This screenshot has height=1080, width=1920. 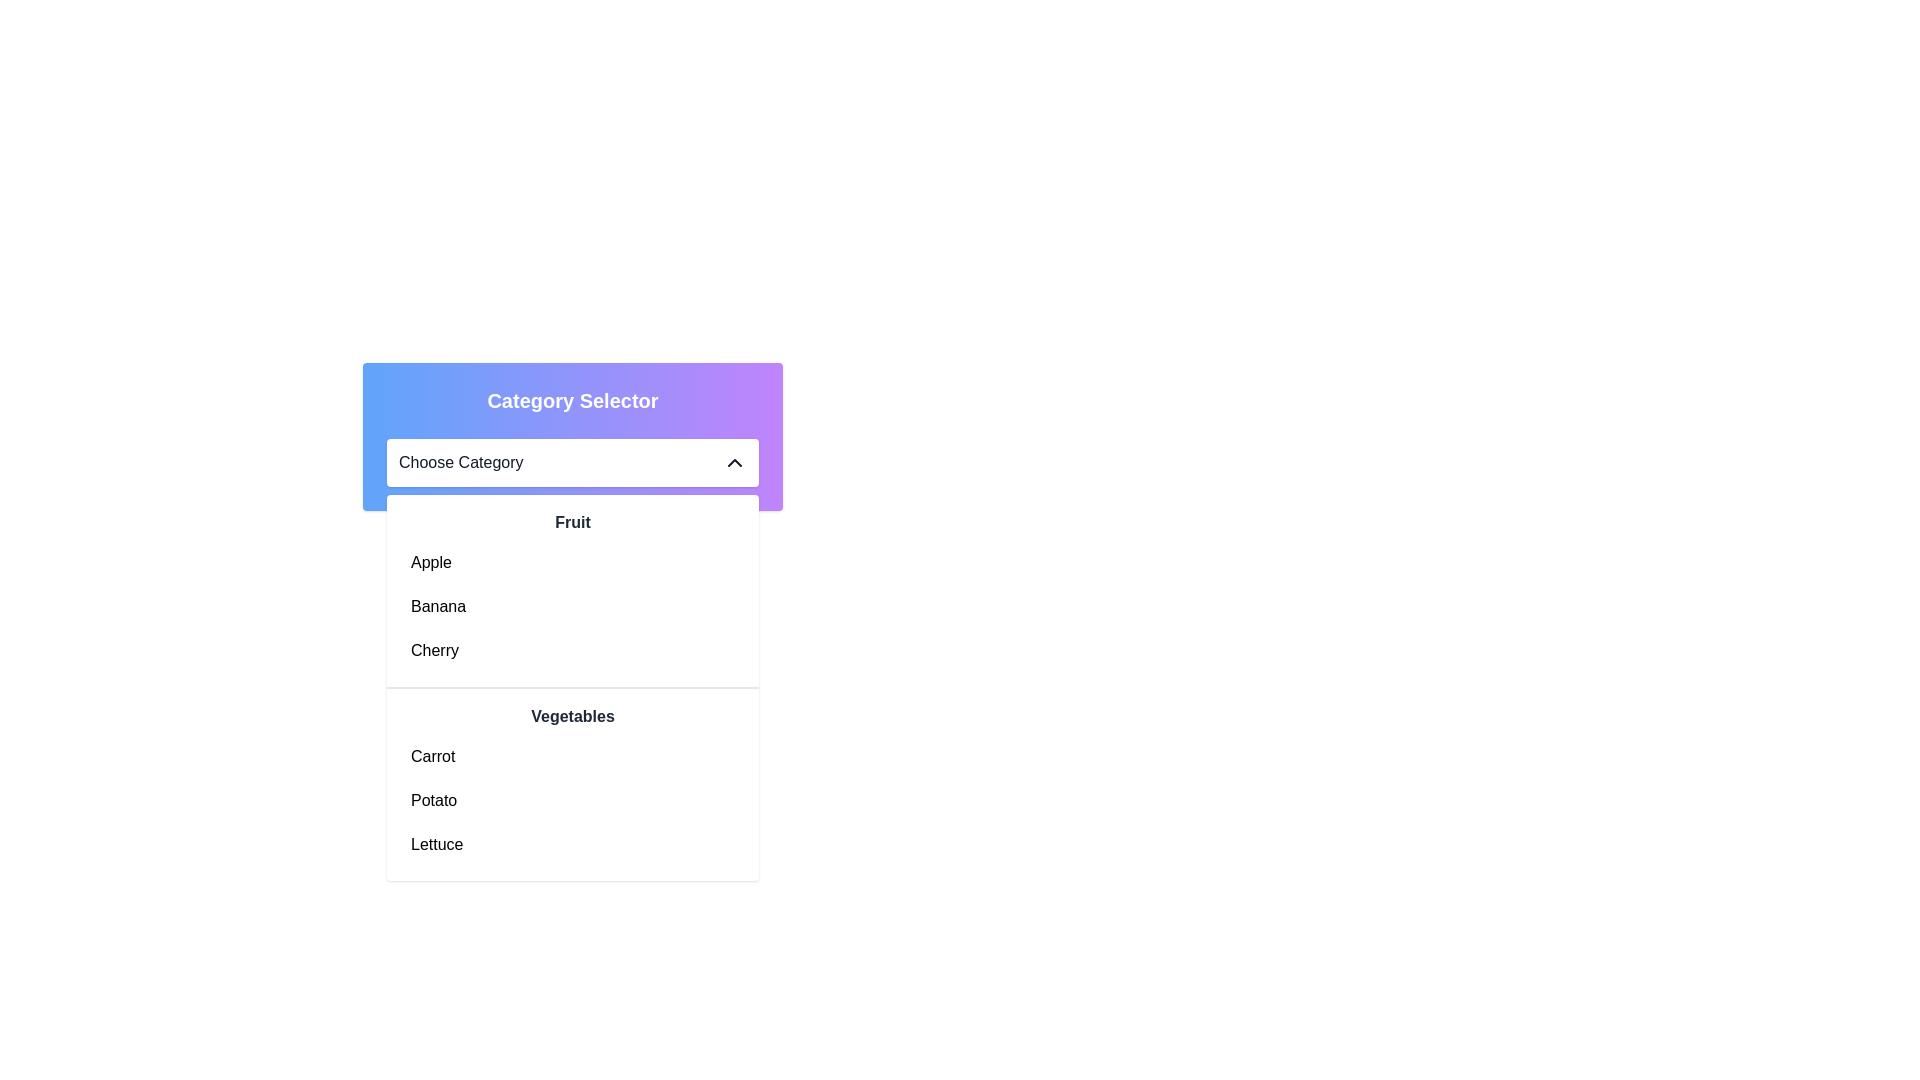 I want to click on the second item in the dropdown menu, which is located between 'Carrot' and 'Lettuce', so click(x=571, y=800).